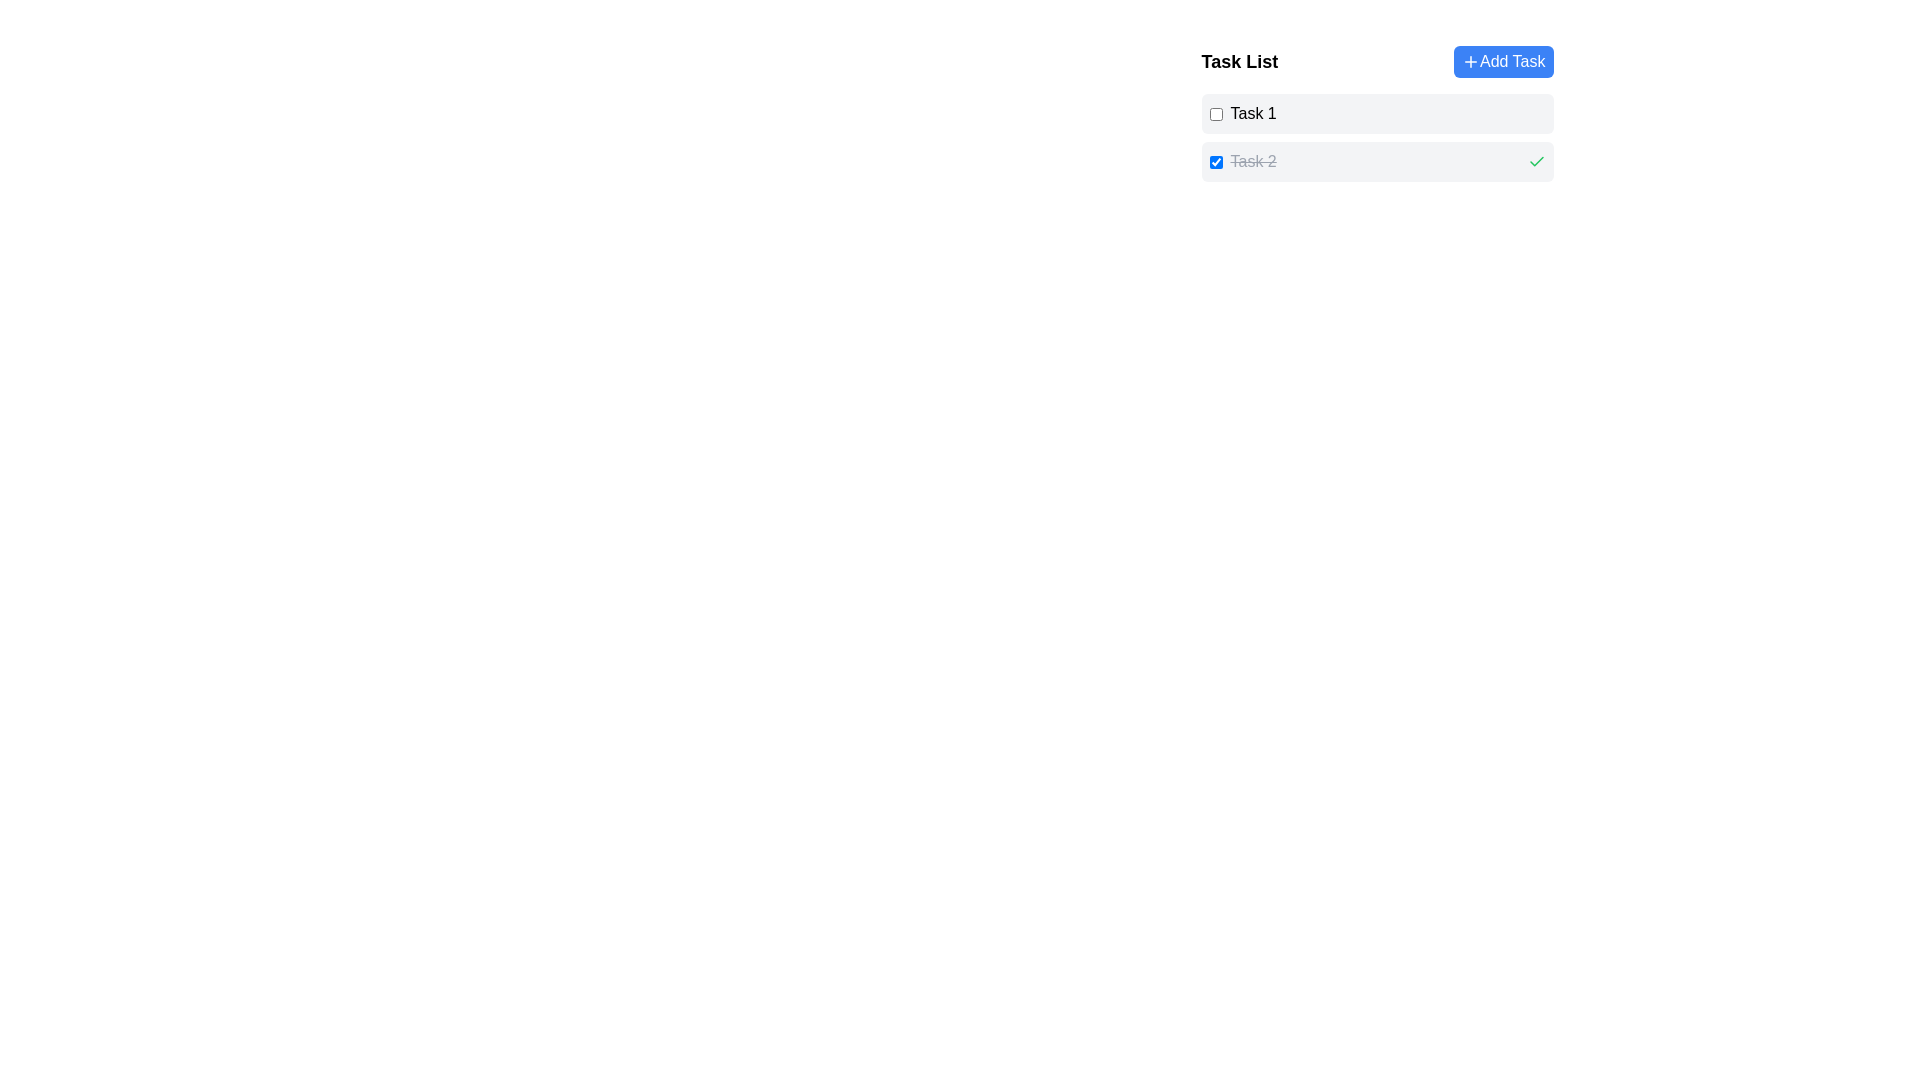  Describe the element at coordinates (1252, 161) in the screenshot. I see `the text label representing a completed task name located below 'Task 1' and` at that location.